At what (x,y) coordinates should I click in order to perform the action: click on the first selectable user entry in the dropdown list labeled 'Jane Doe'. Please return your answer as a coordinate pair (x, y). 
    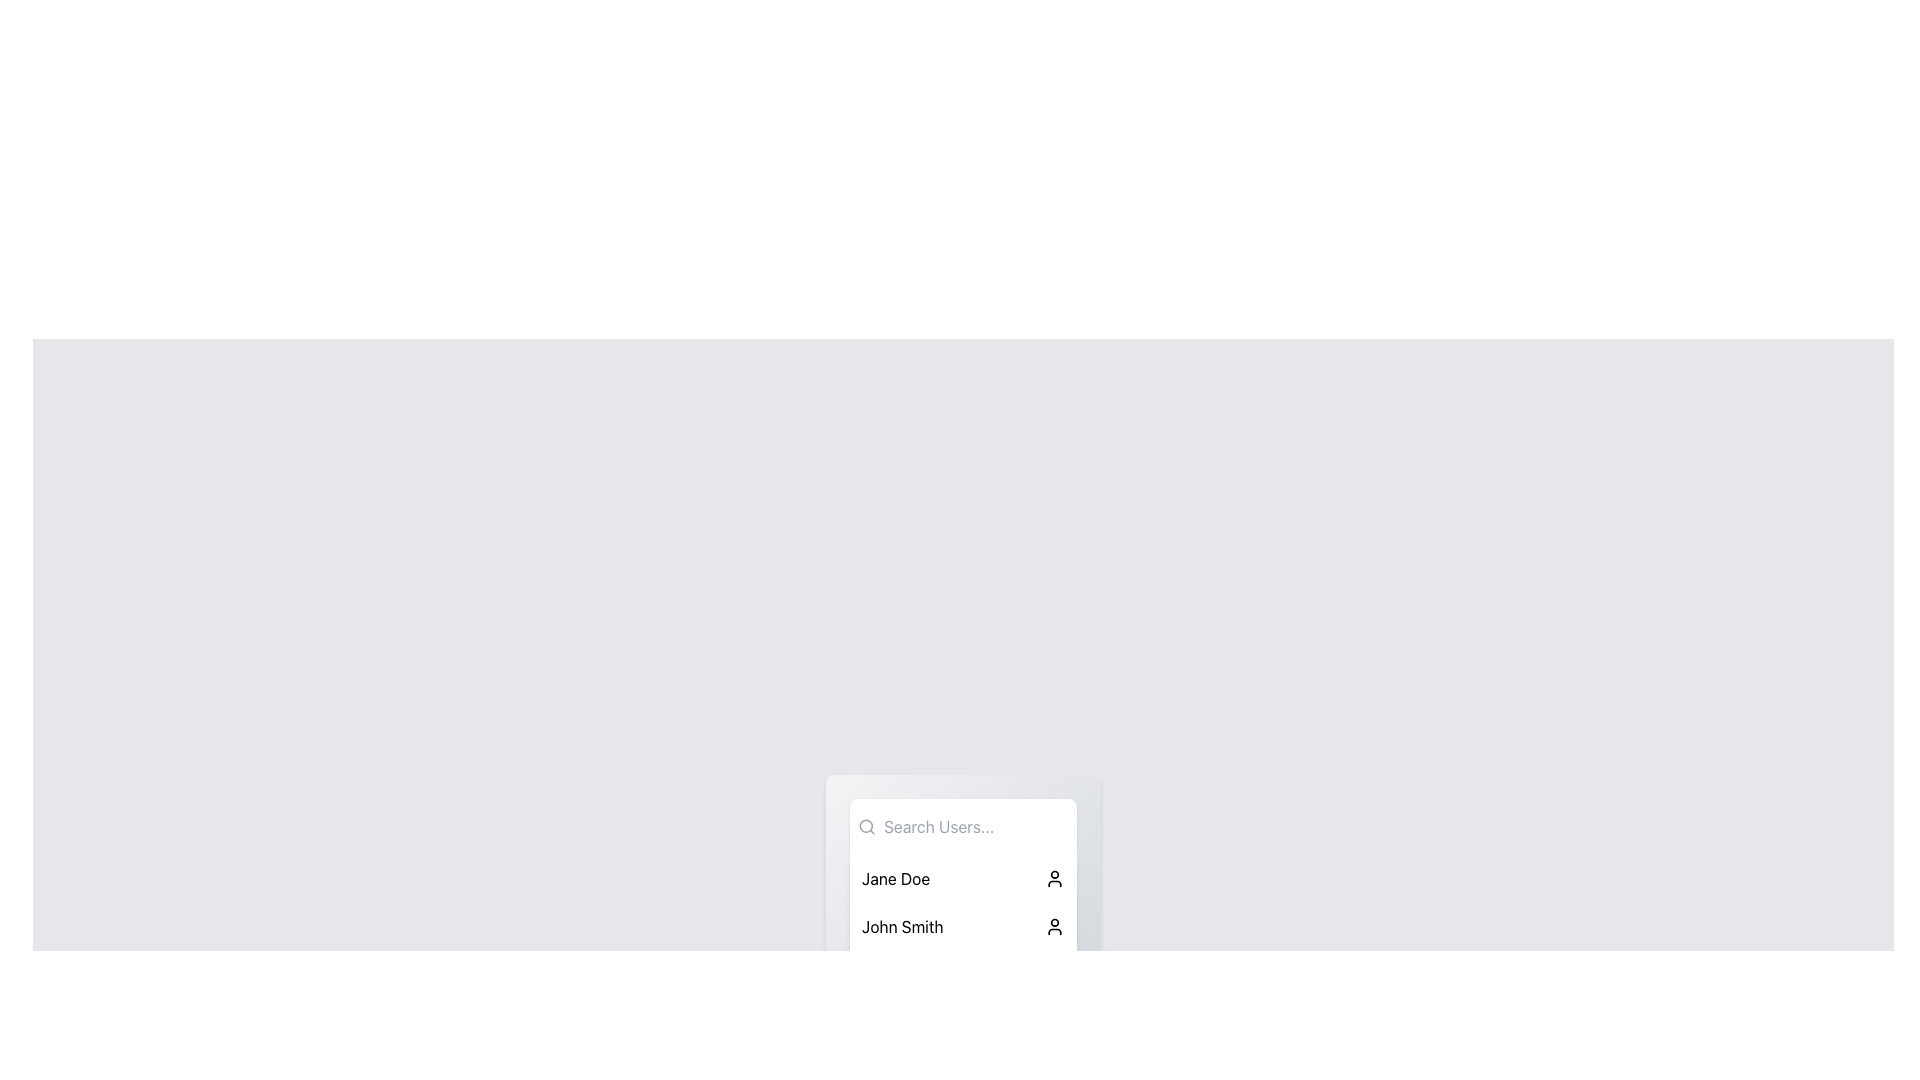
    Looking at the image, I should click on (963, 878).